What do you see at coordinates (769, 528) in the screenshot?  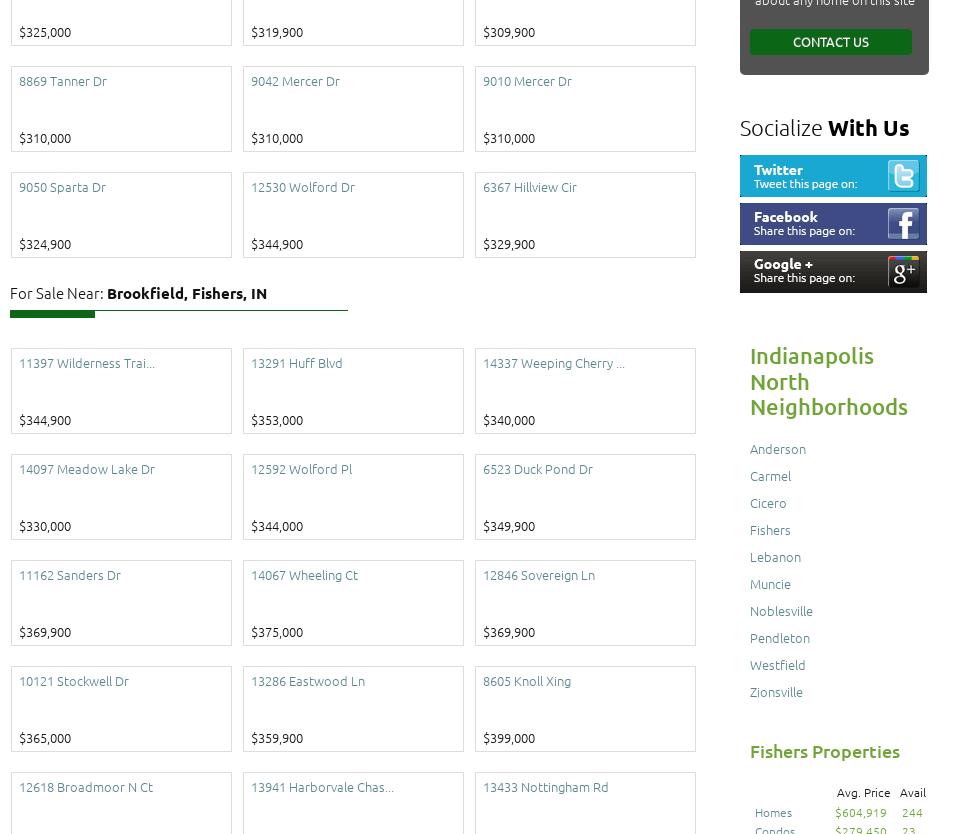 I see `'Fishers'` at bounding box center [769, 528].